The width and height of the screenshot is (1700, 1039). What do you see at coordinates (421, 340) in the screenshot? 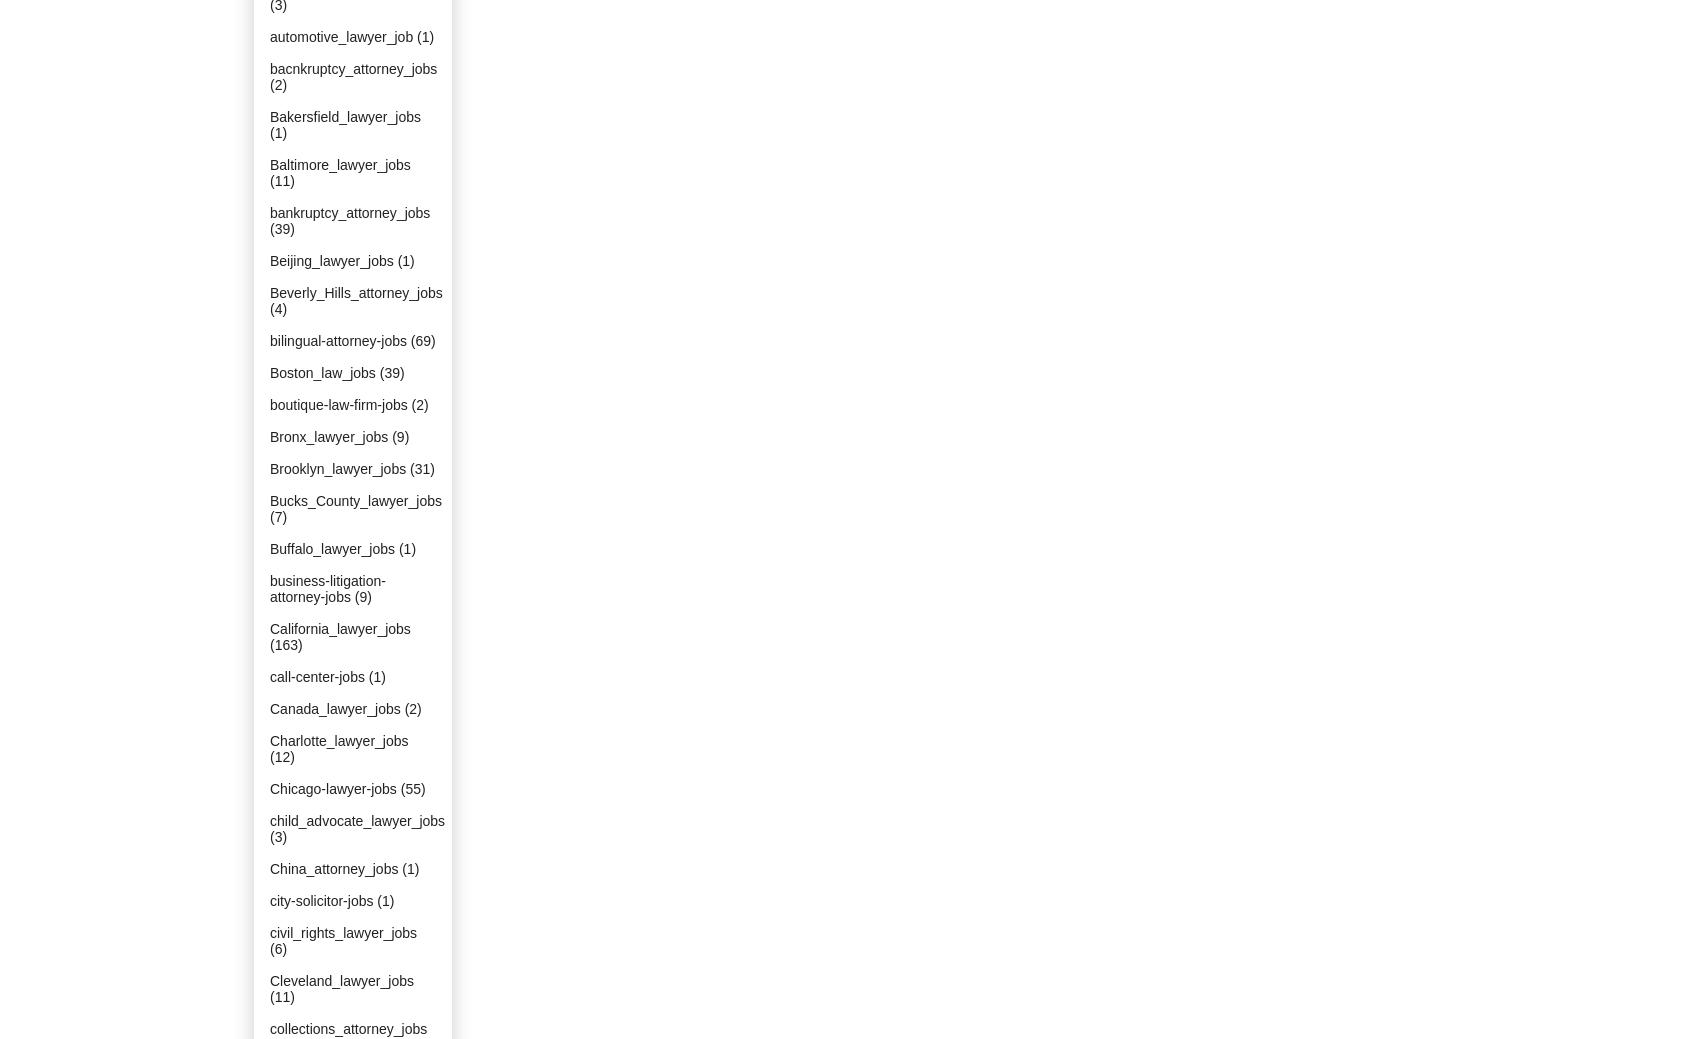
I see `'(69)'` at bounding box center [421, 340].